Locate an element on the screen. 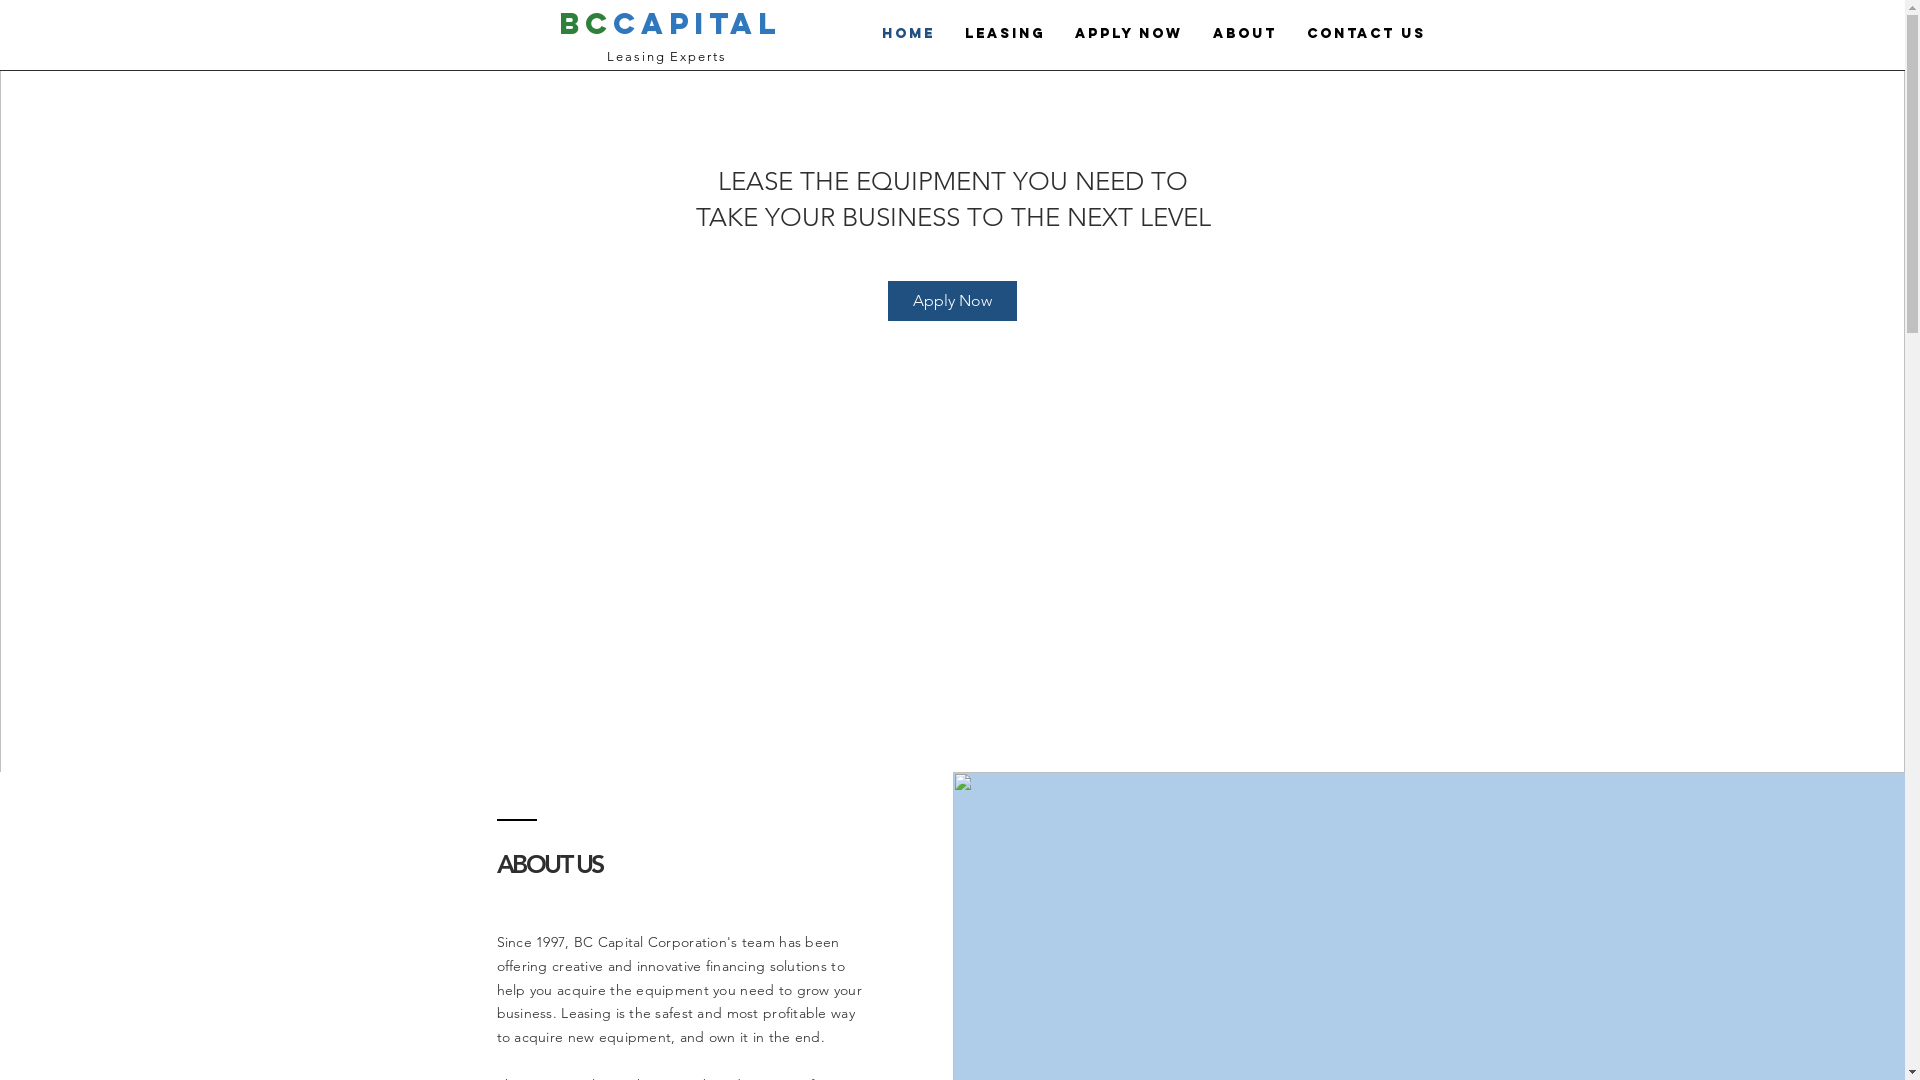 This screenshot has height=1080, width=1920. 'Home' is located at coordinates (906, 34).